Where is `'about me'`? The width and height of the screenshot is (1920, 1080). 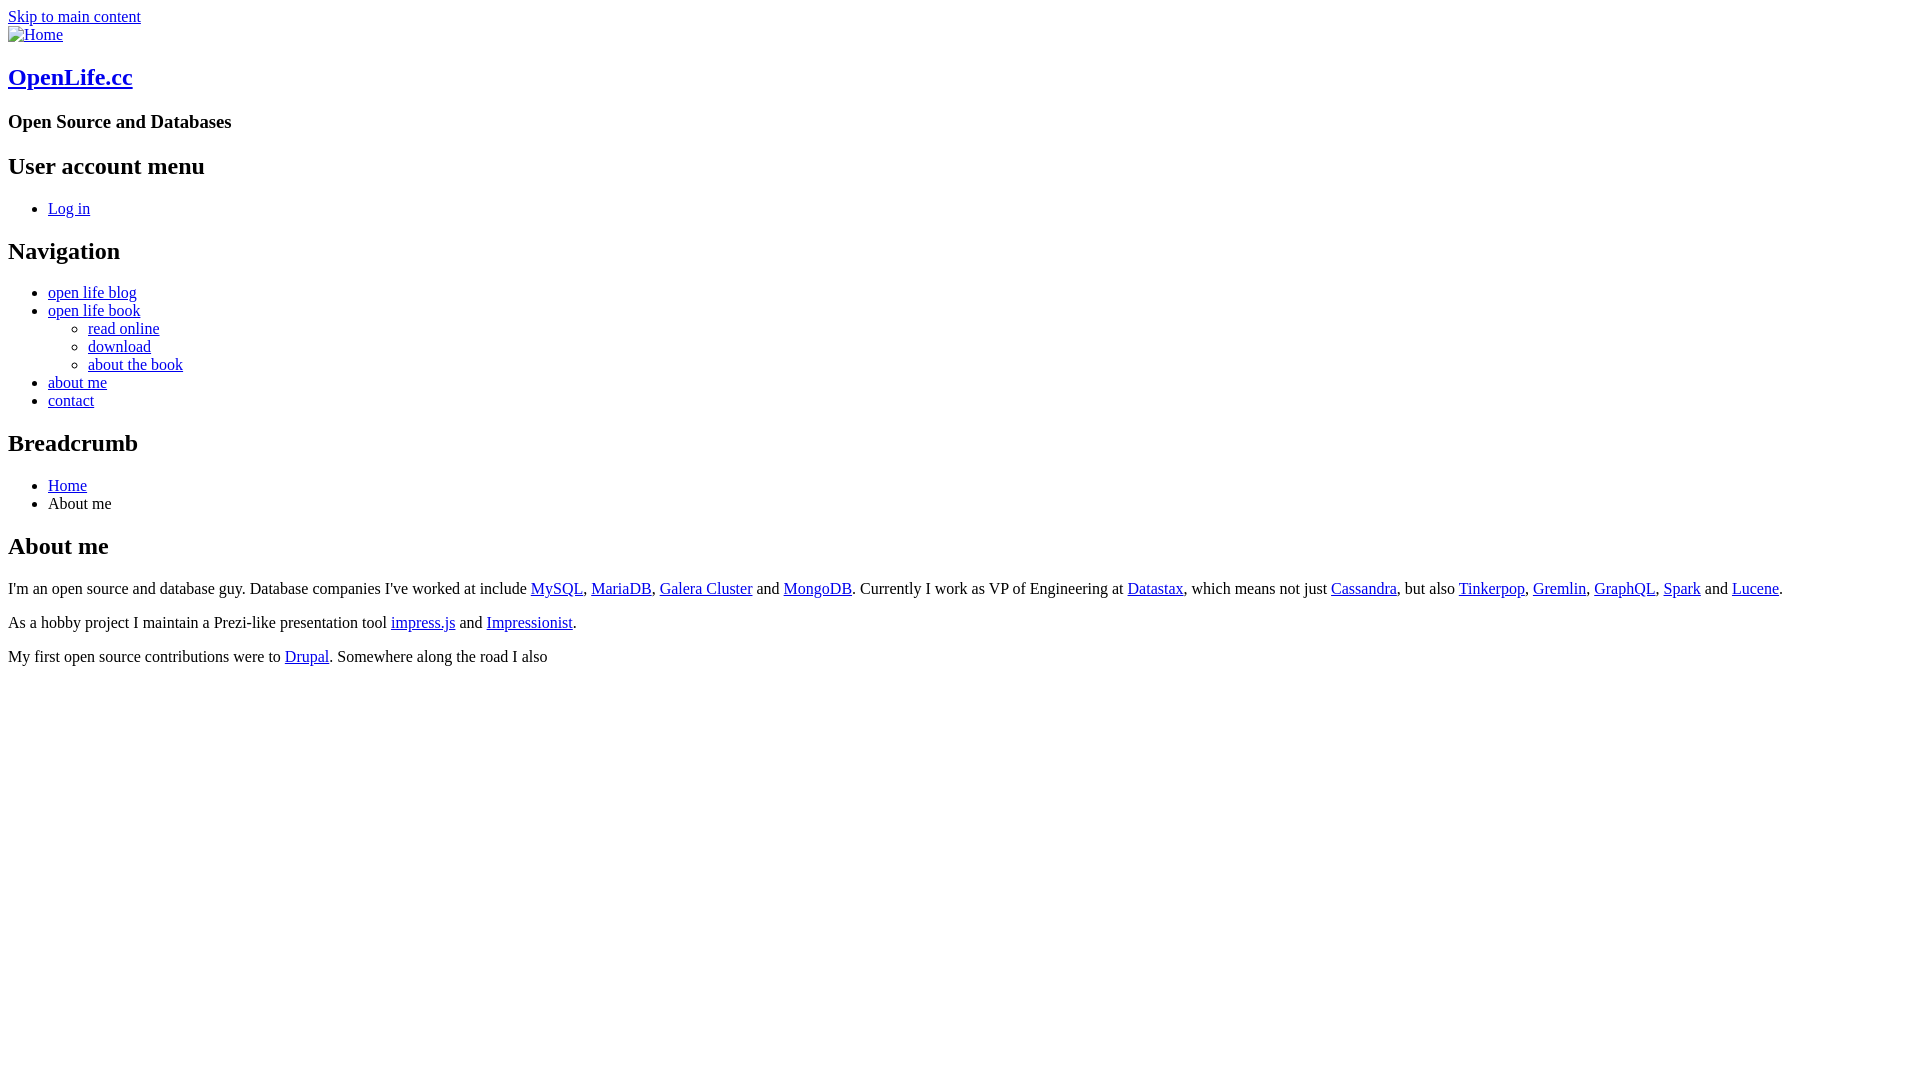 'about me' is located at coordinates (77, 382).